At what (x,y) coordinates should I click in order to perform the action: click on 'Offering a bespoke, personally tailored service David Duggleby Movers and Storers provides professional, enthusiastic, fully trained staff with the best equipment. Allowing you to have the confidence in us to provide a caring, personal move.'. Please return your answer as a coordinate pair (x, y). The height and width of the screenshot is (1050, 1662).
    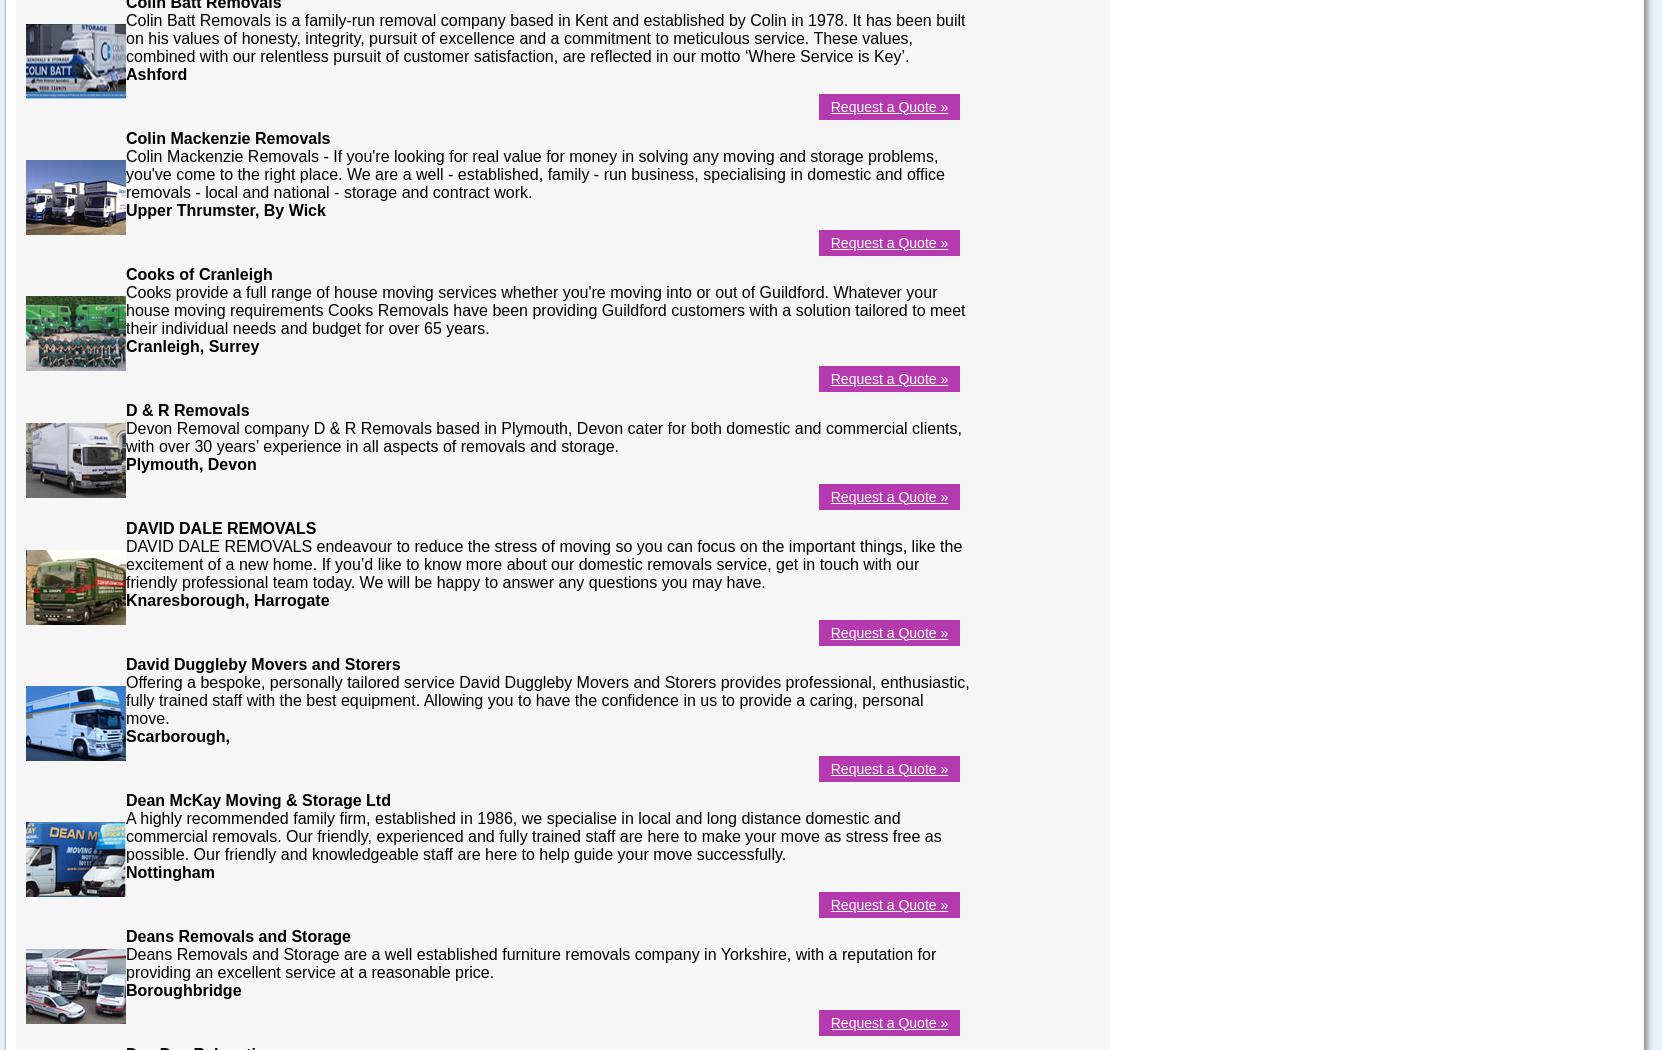
    Looking at the image, I should click on (546, 699).